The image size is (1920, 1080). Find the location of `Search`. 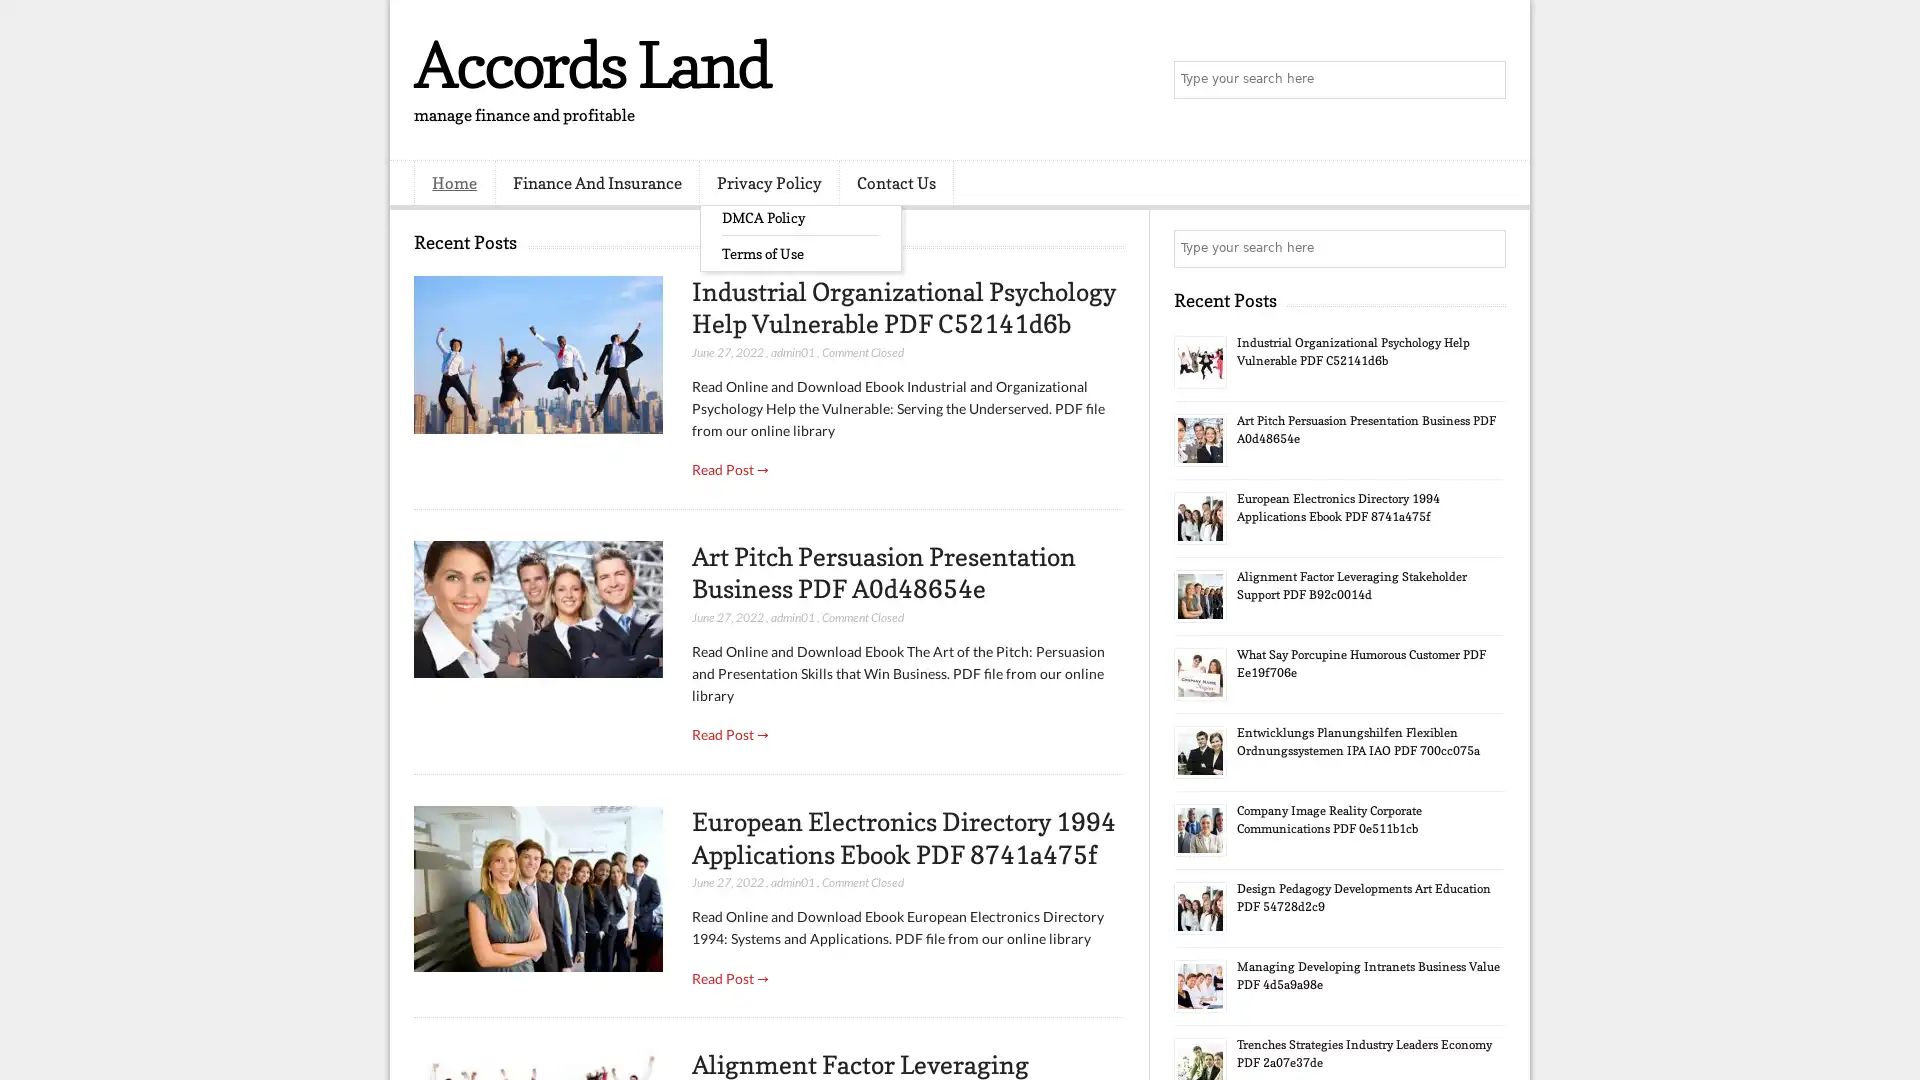

Search is located at coordinates (1485, 80).